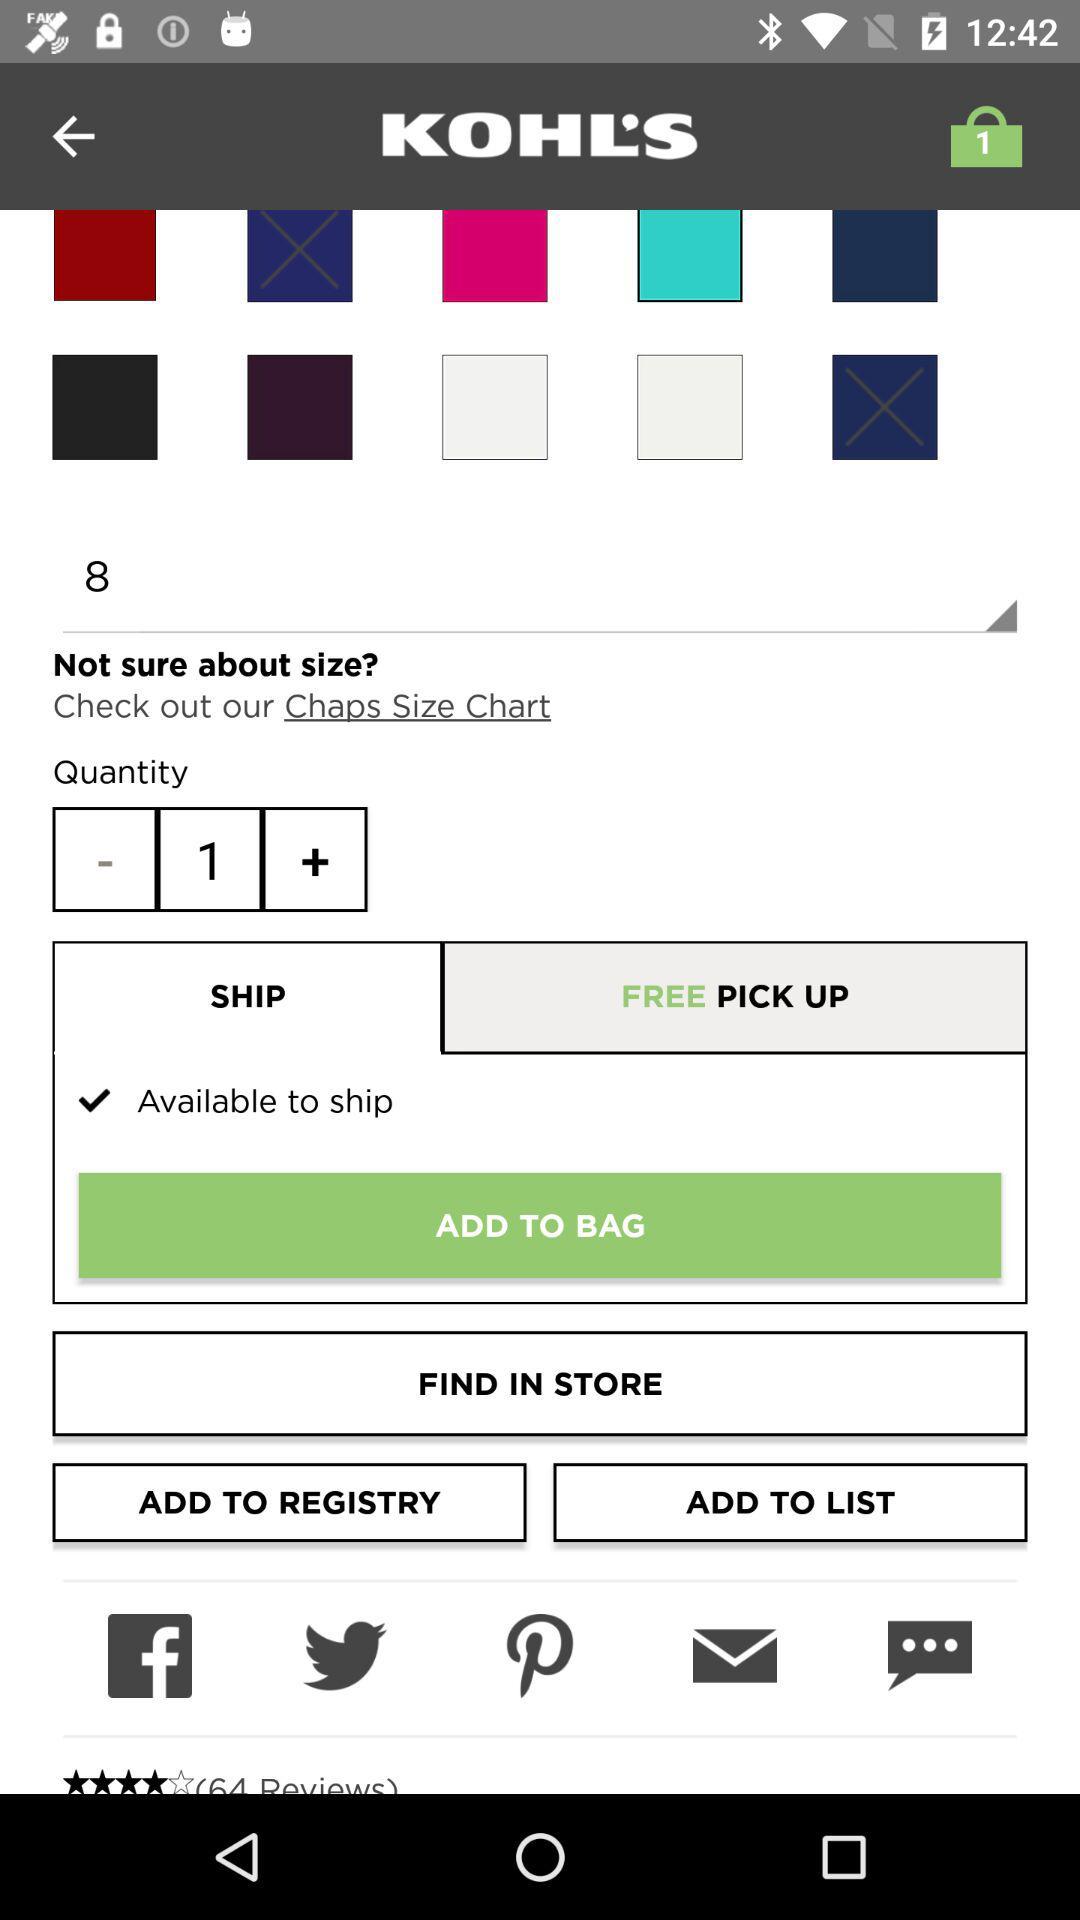  What do you see at coordinates (494, 255) in the screenshot?
I see `bright pink color` at bounding box center [494, 255].